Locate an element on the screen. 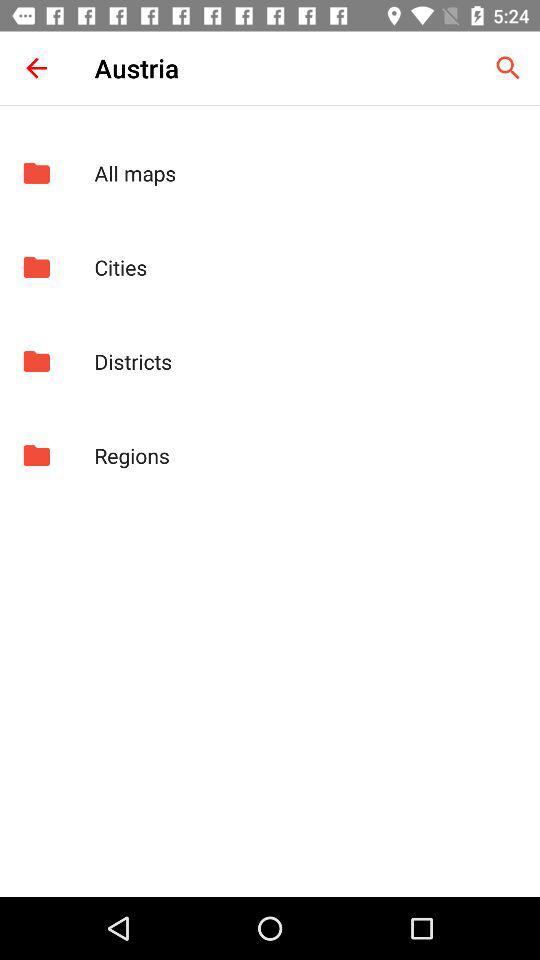 The width and height of the screenshot is (540, 960). icon to the left of the districts app is located at coordinates (36, 360).